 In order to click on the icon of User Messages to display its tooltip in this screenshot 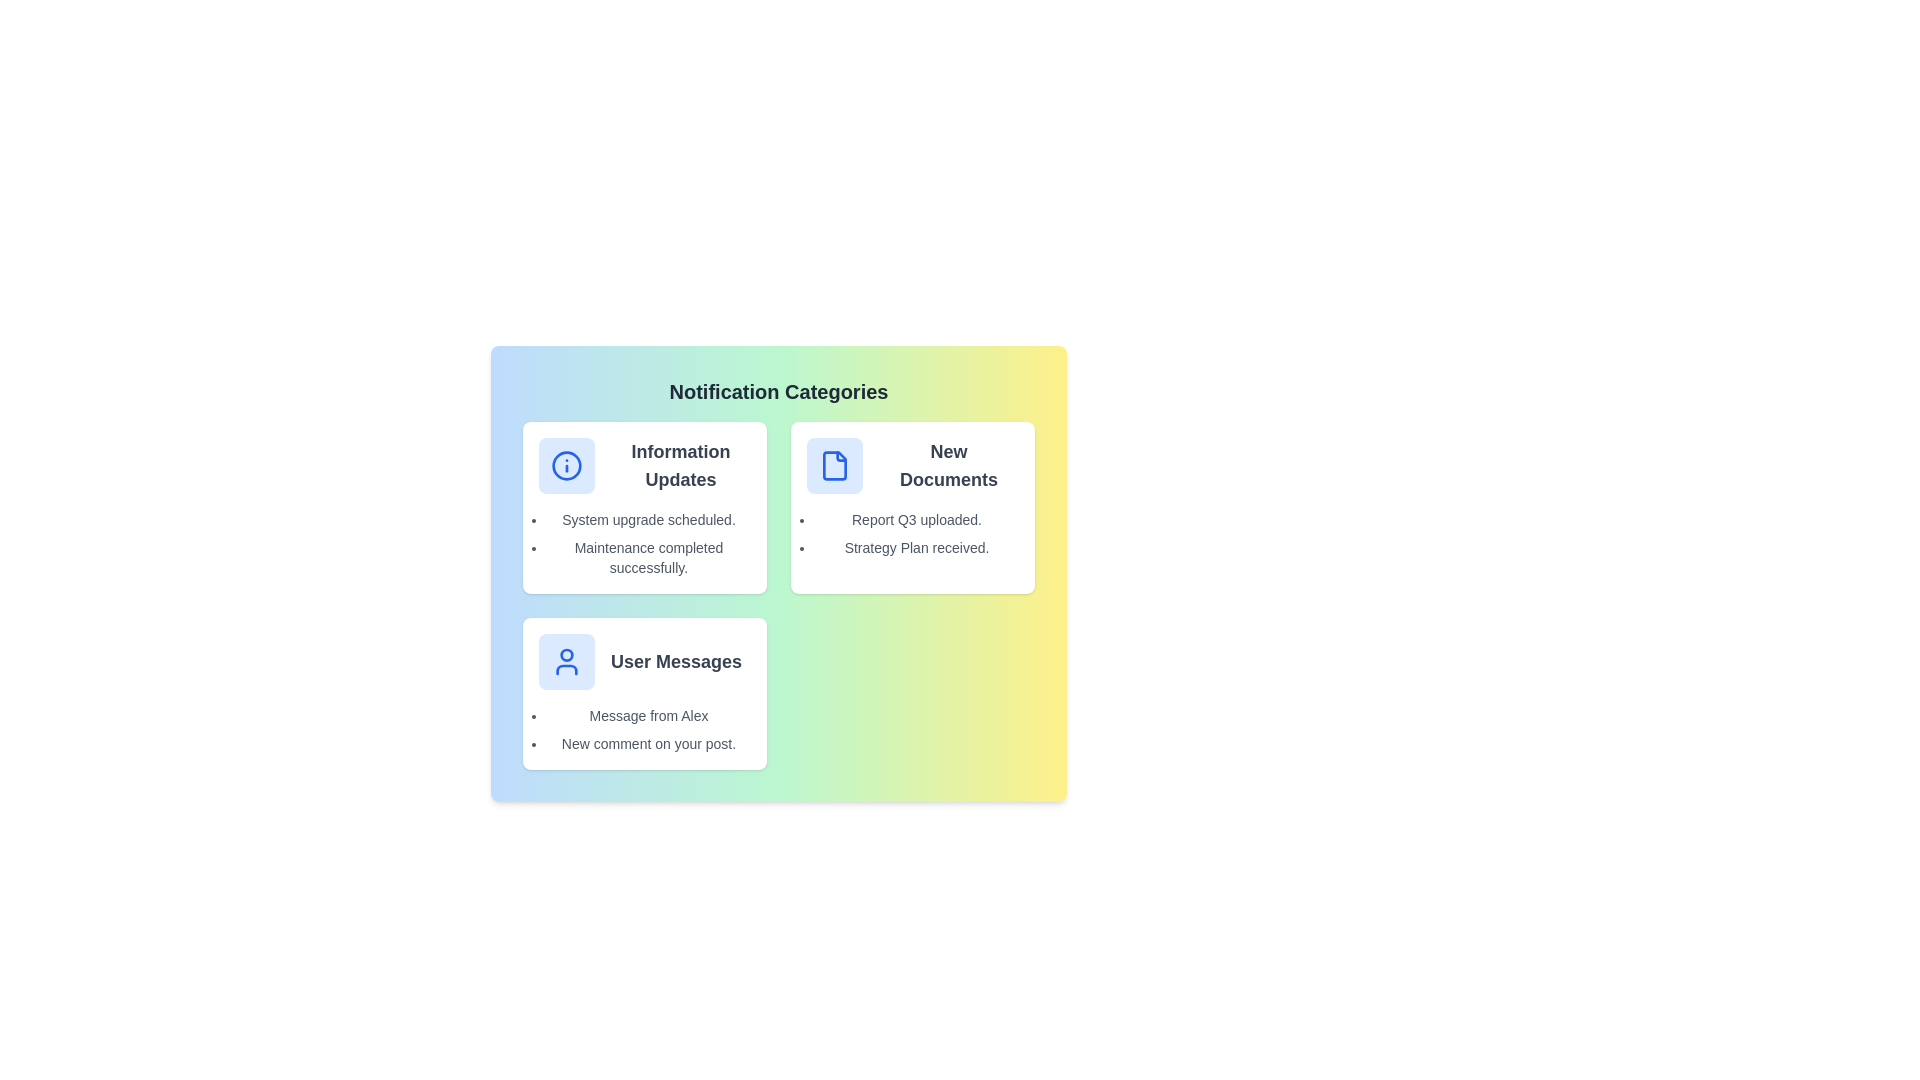, I will do `click(565, 662)`.